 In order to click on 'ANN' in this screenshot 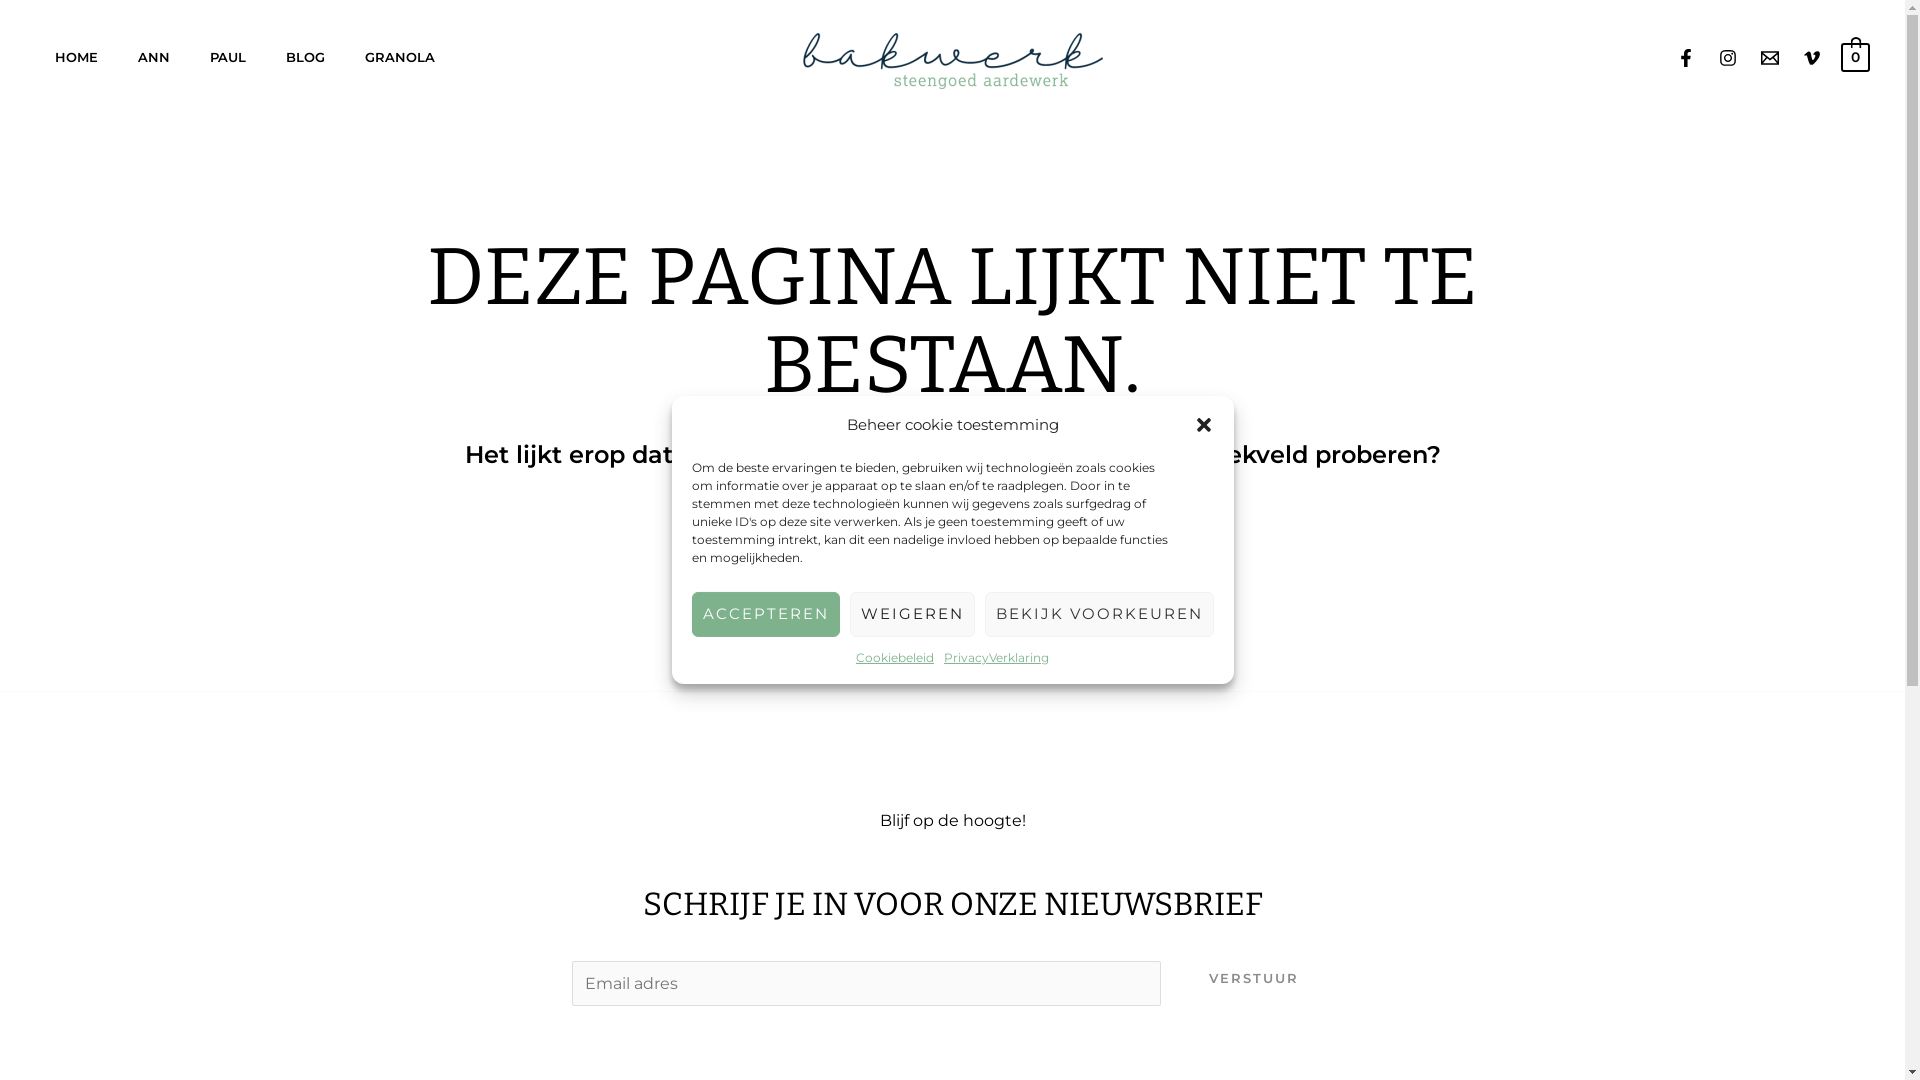, I will do `click(152, 56)`.